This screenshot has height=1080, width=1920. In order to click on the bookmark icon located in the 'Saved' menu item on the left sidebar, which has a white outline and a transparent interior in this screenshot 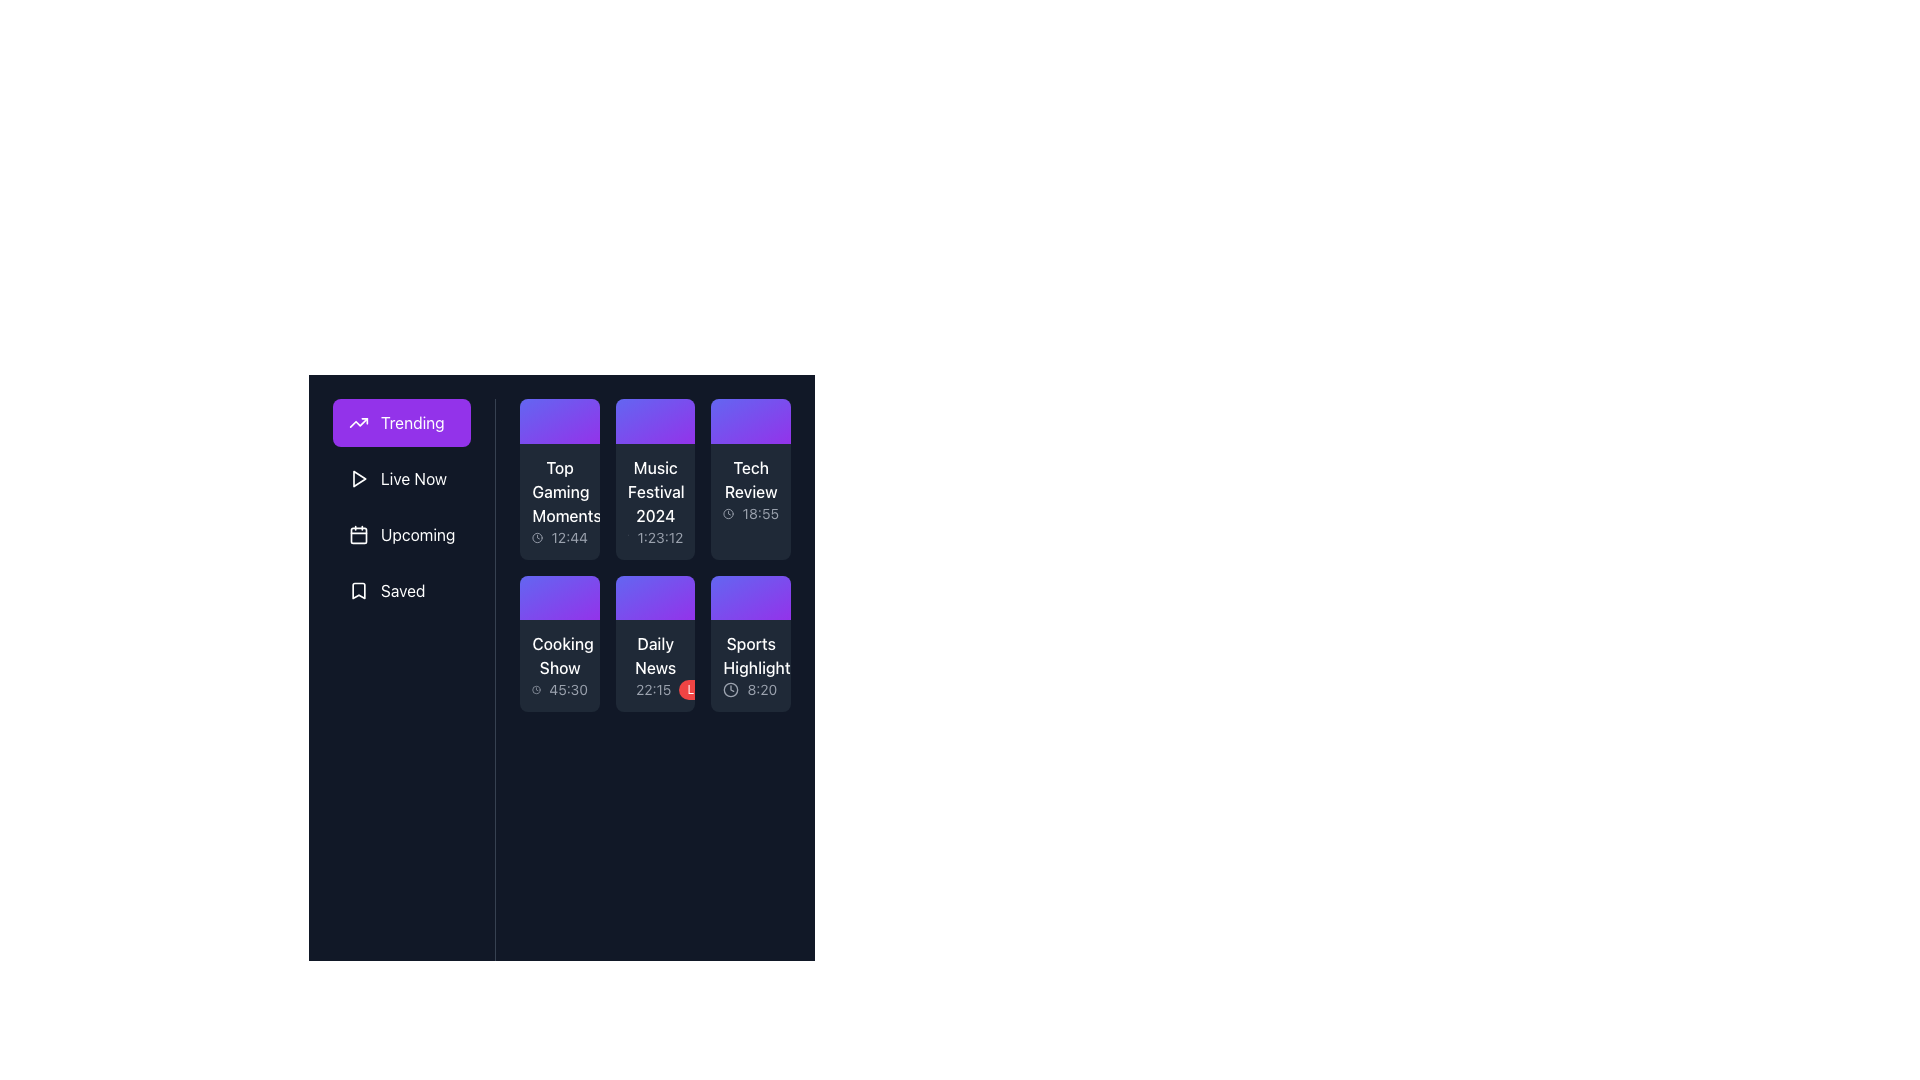, I will do `click(359, 589)`.